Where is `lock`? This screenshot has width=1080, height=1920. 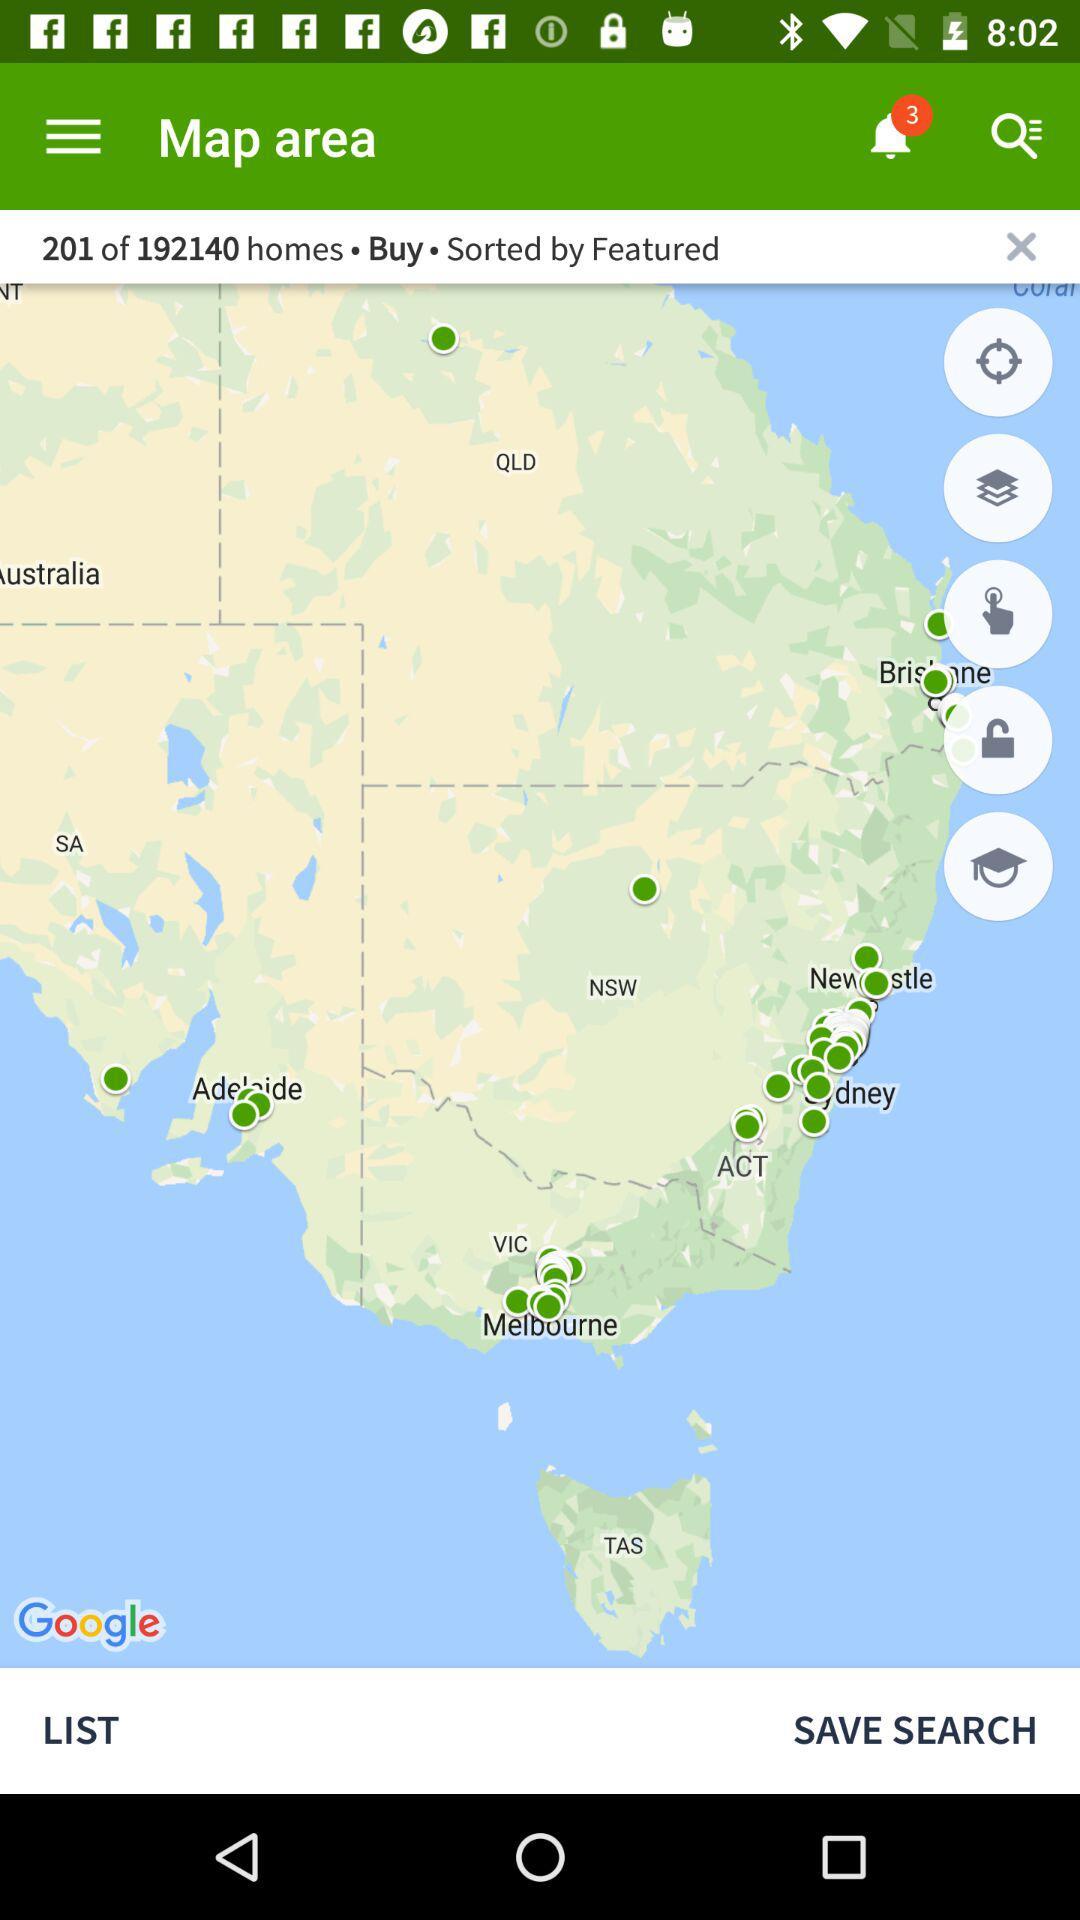 lock is located at coordinates (998, 739).